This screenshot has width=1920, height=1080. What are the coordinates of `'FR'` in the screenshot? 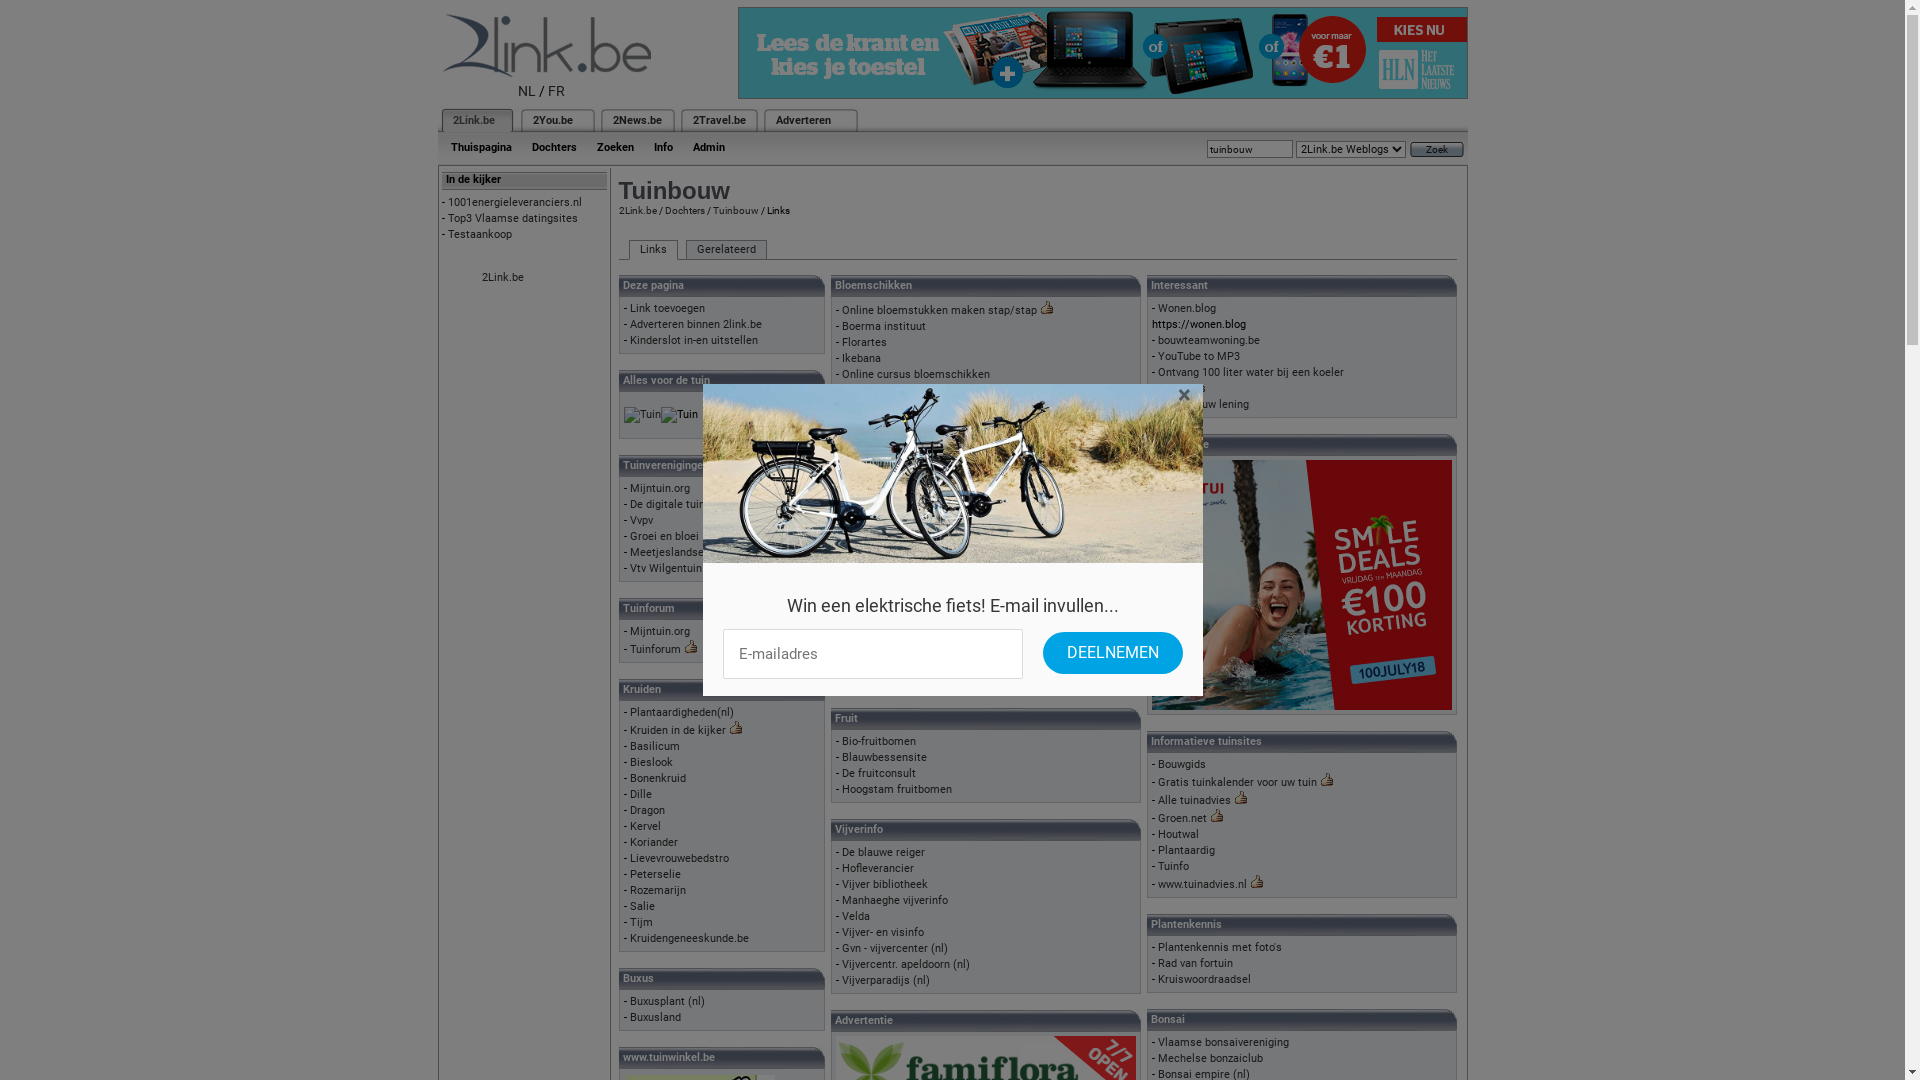 It's located at (556, 91).